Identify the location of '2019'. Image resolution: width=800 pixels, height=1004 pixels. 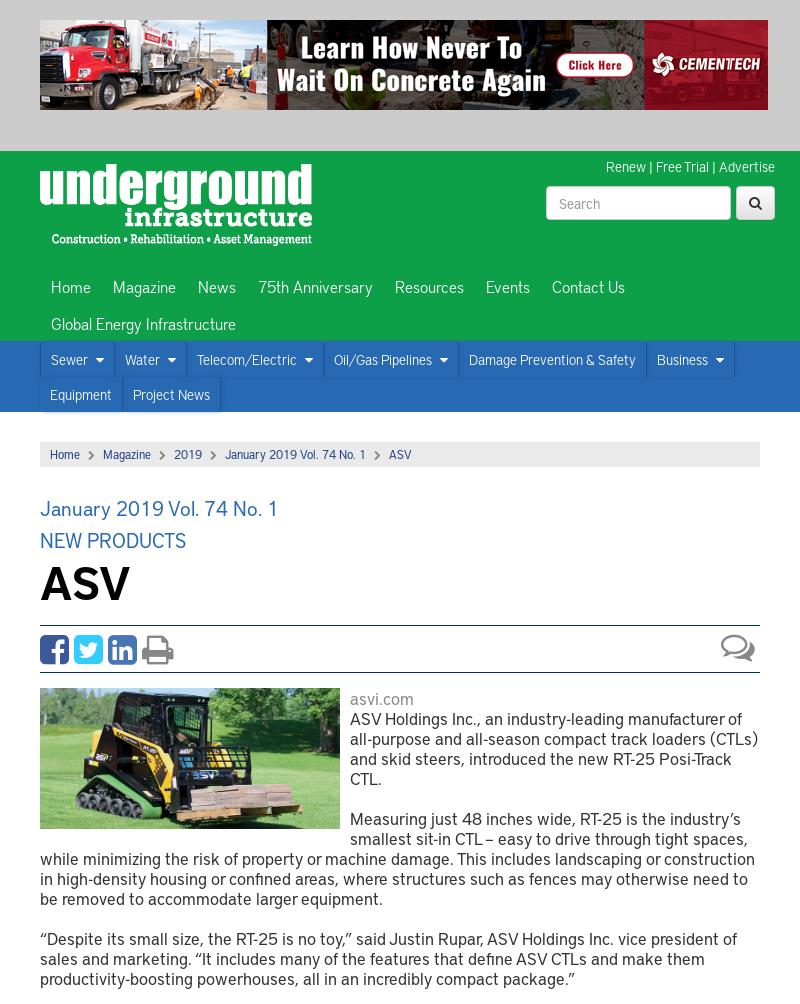
(187, 453).